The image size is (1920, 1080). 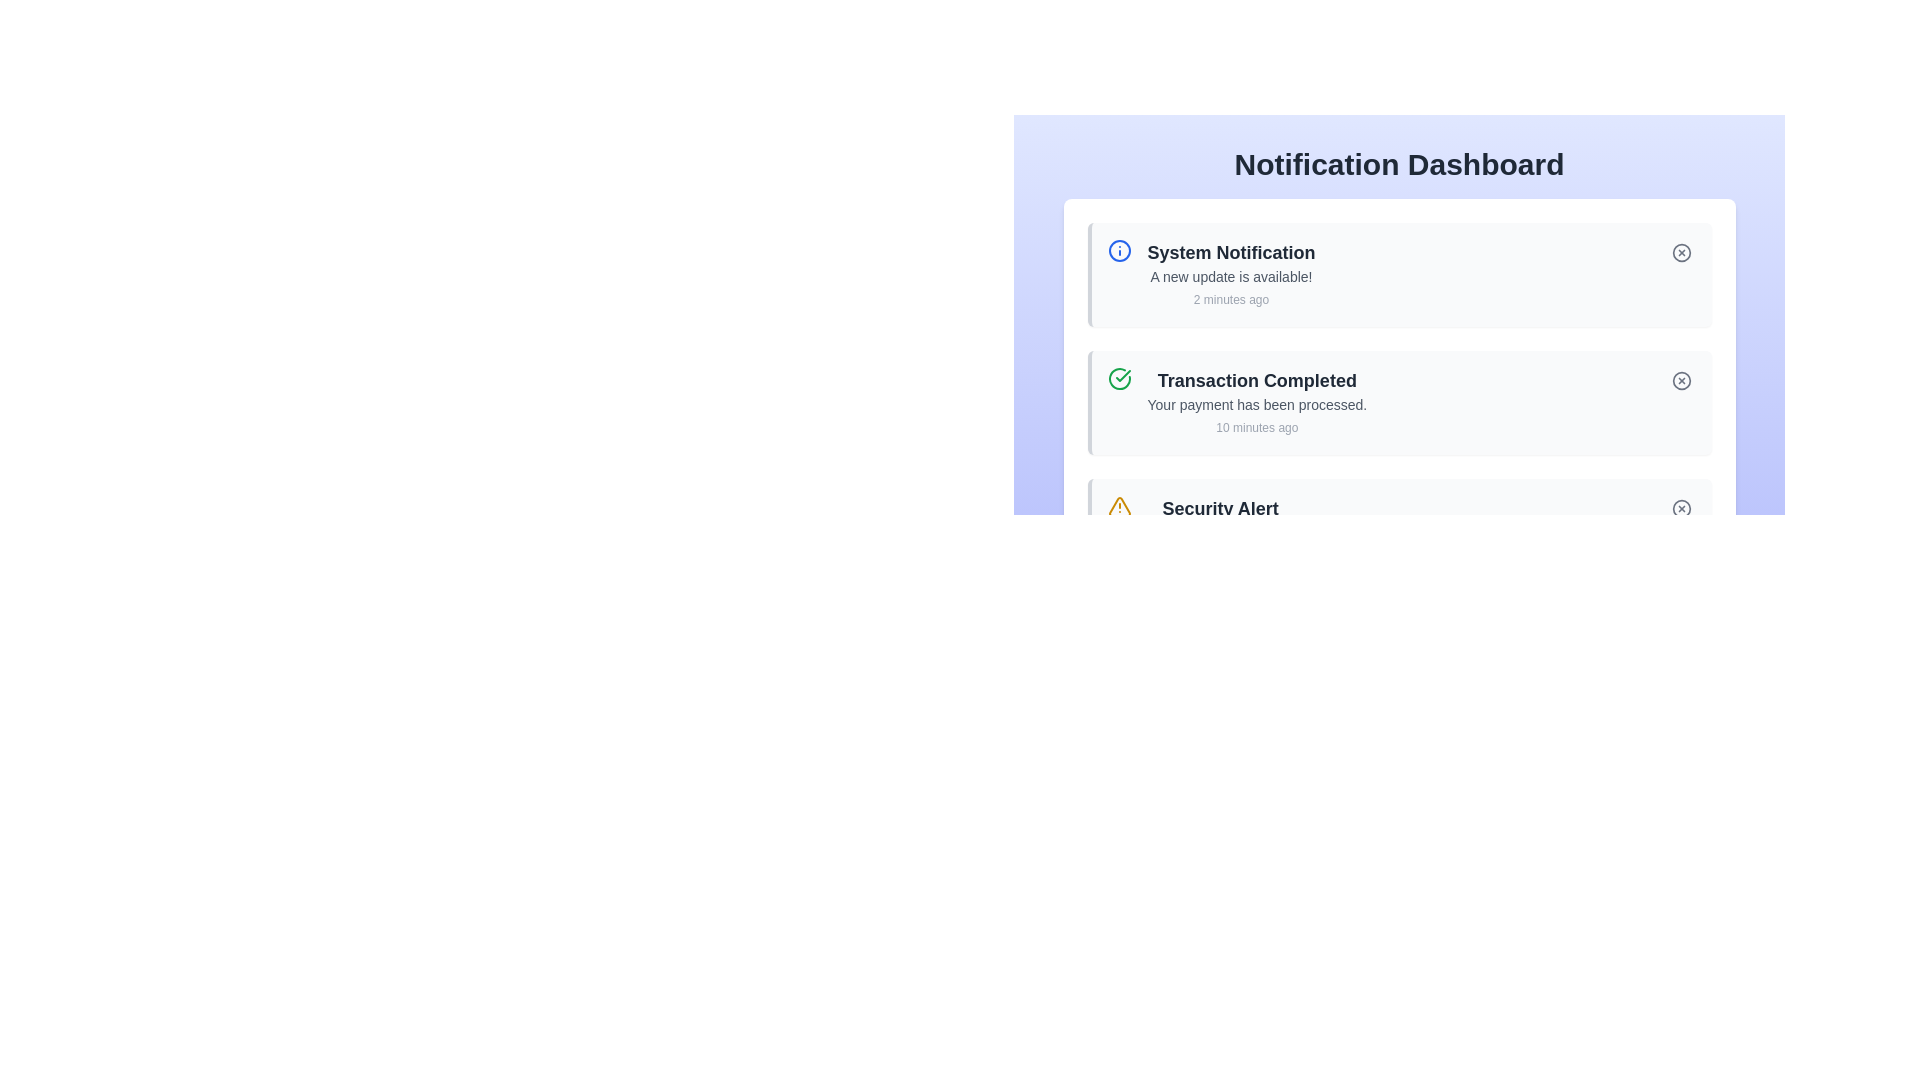 I want to click on the warning icon in the third notification box labeled 'Security Alert', which signifies a warning or alert status, so click(x=1118, y=505).